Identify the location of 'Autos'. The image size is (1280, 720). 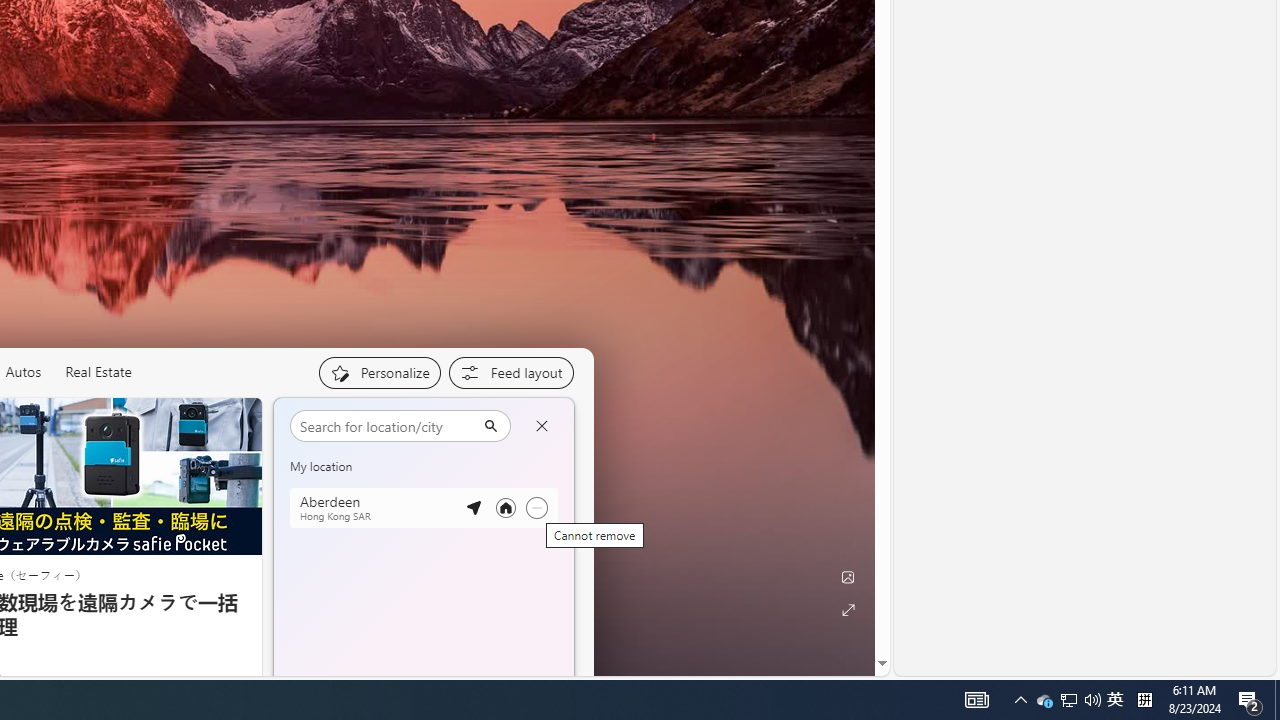
(23, 371).